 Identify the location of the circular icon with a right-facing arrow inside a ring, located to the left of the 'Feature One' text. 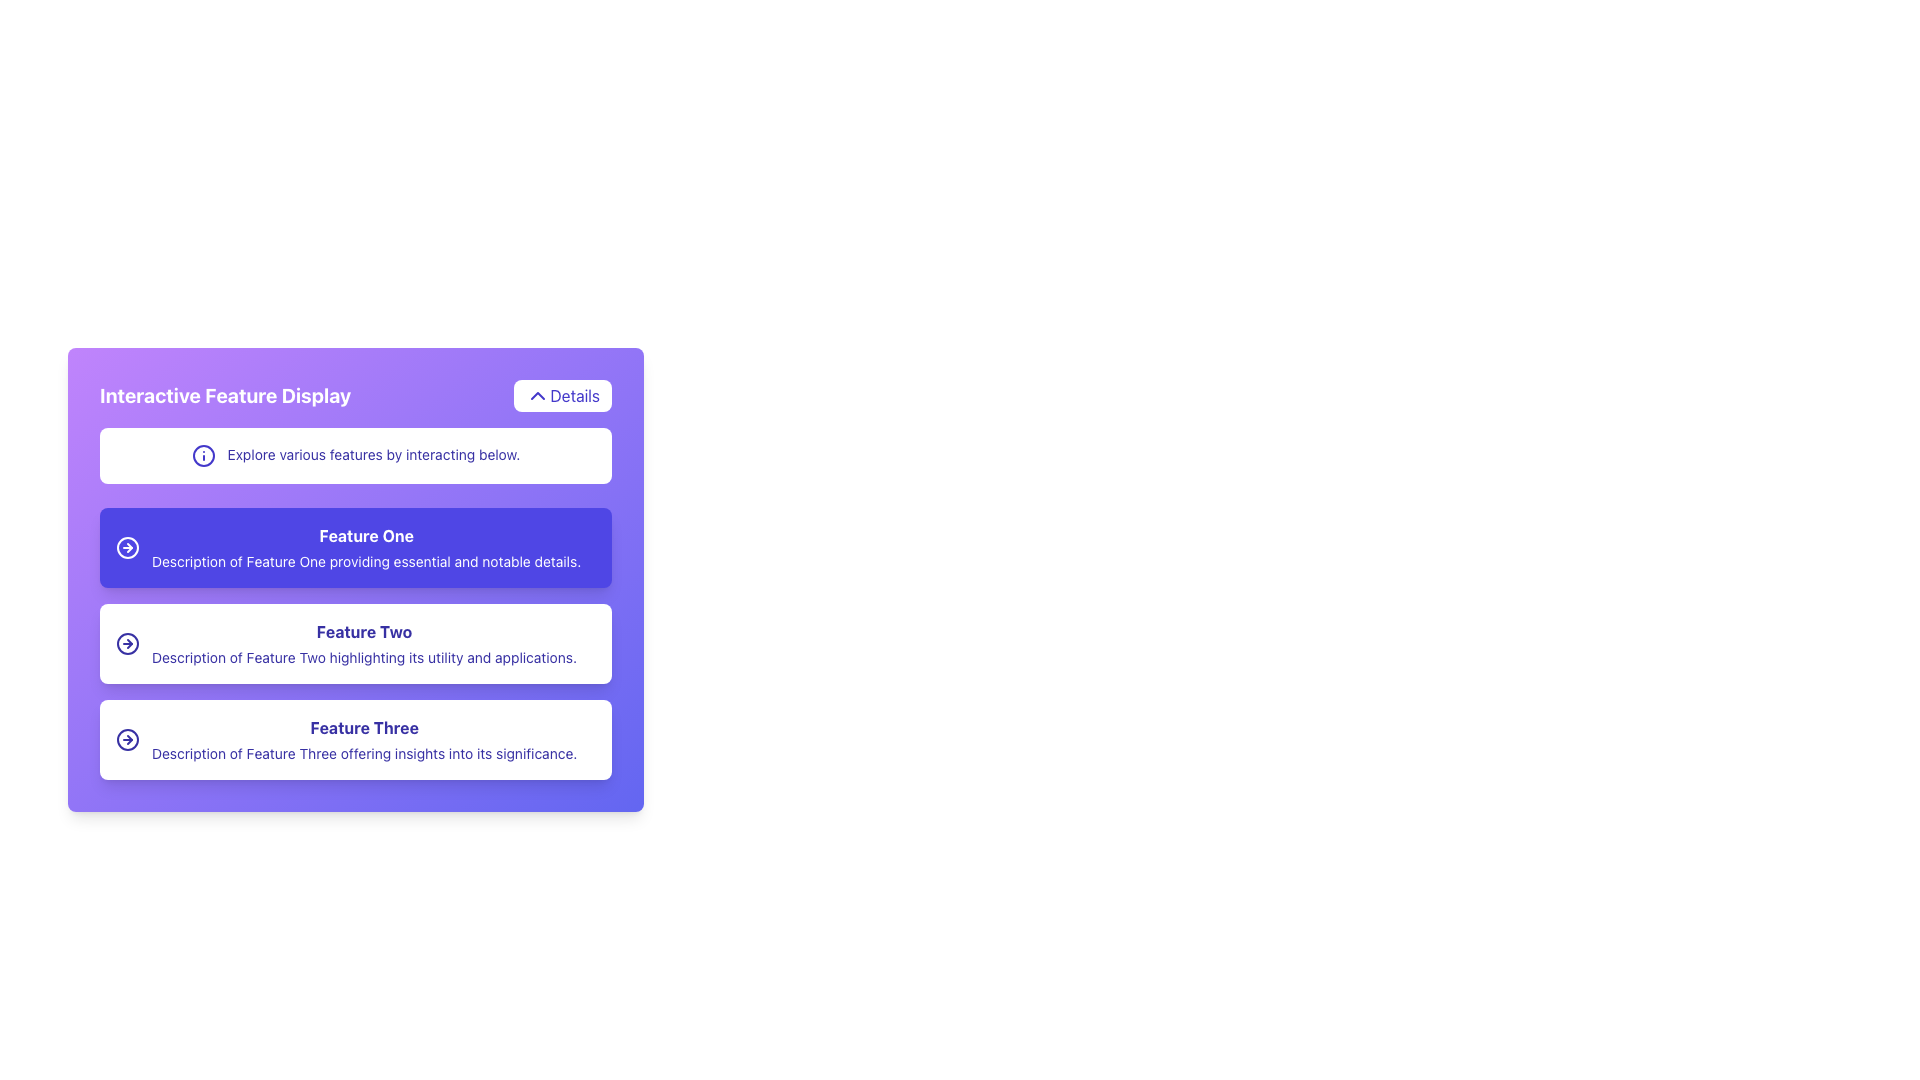
(127, 547).